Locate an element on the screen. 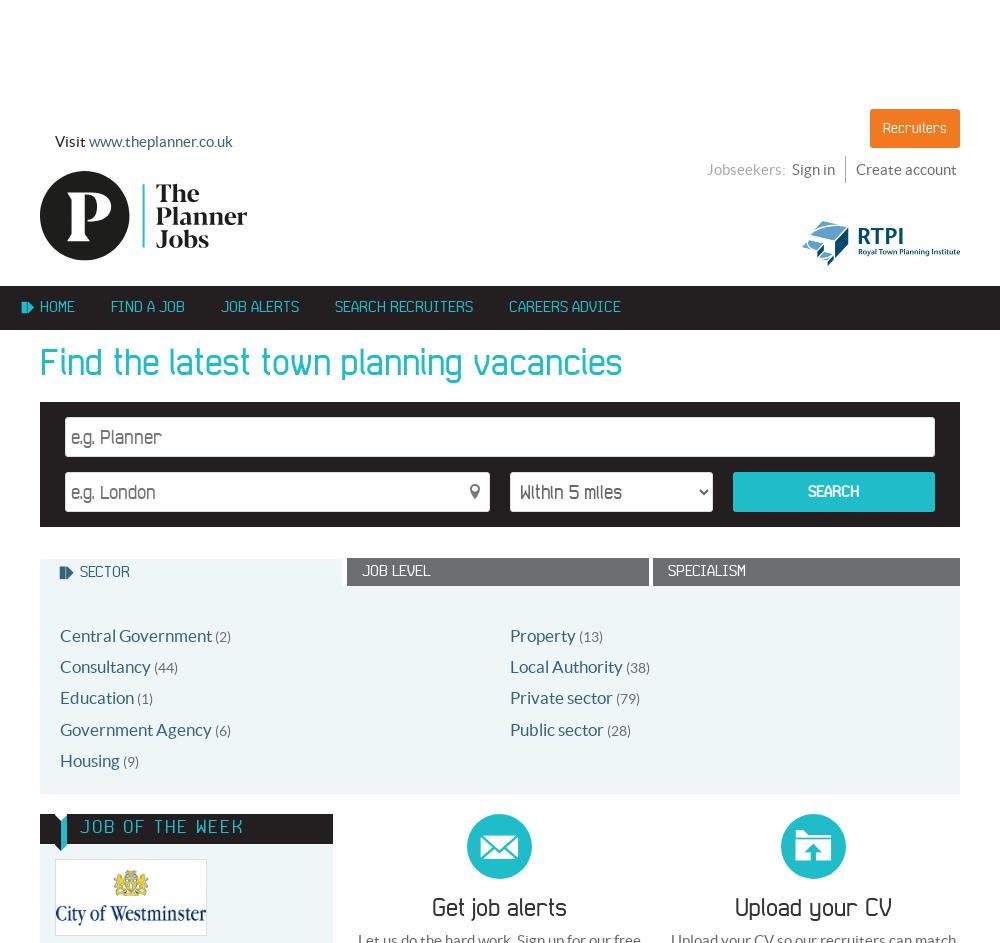 The image size is (1000, 943). 'Careers advice' is located at coordinates (564, 306).